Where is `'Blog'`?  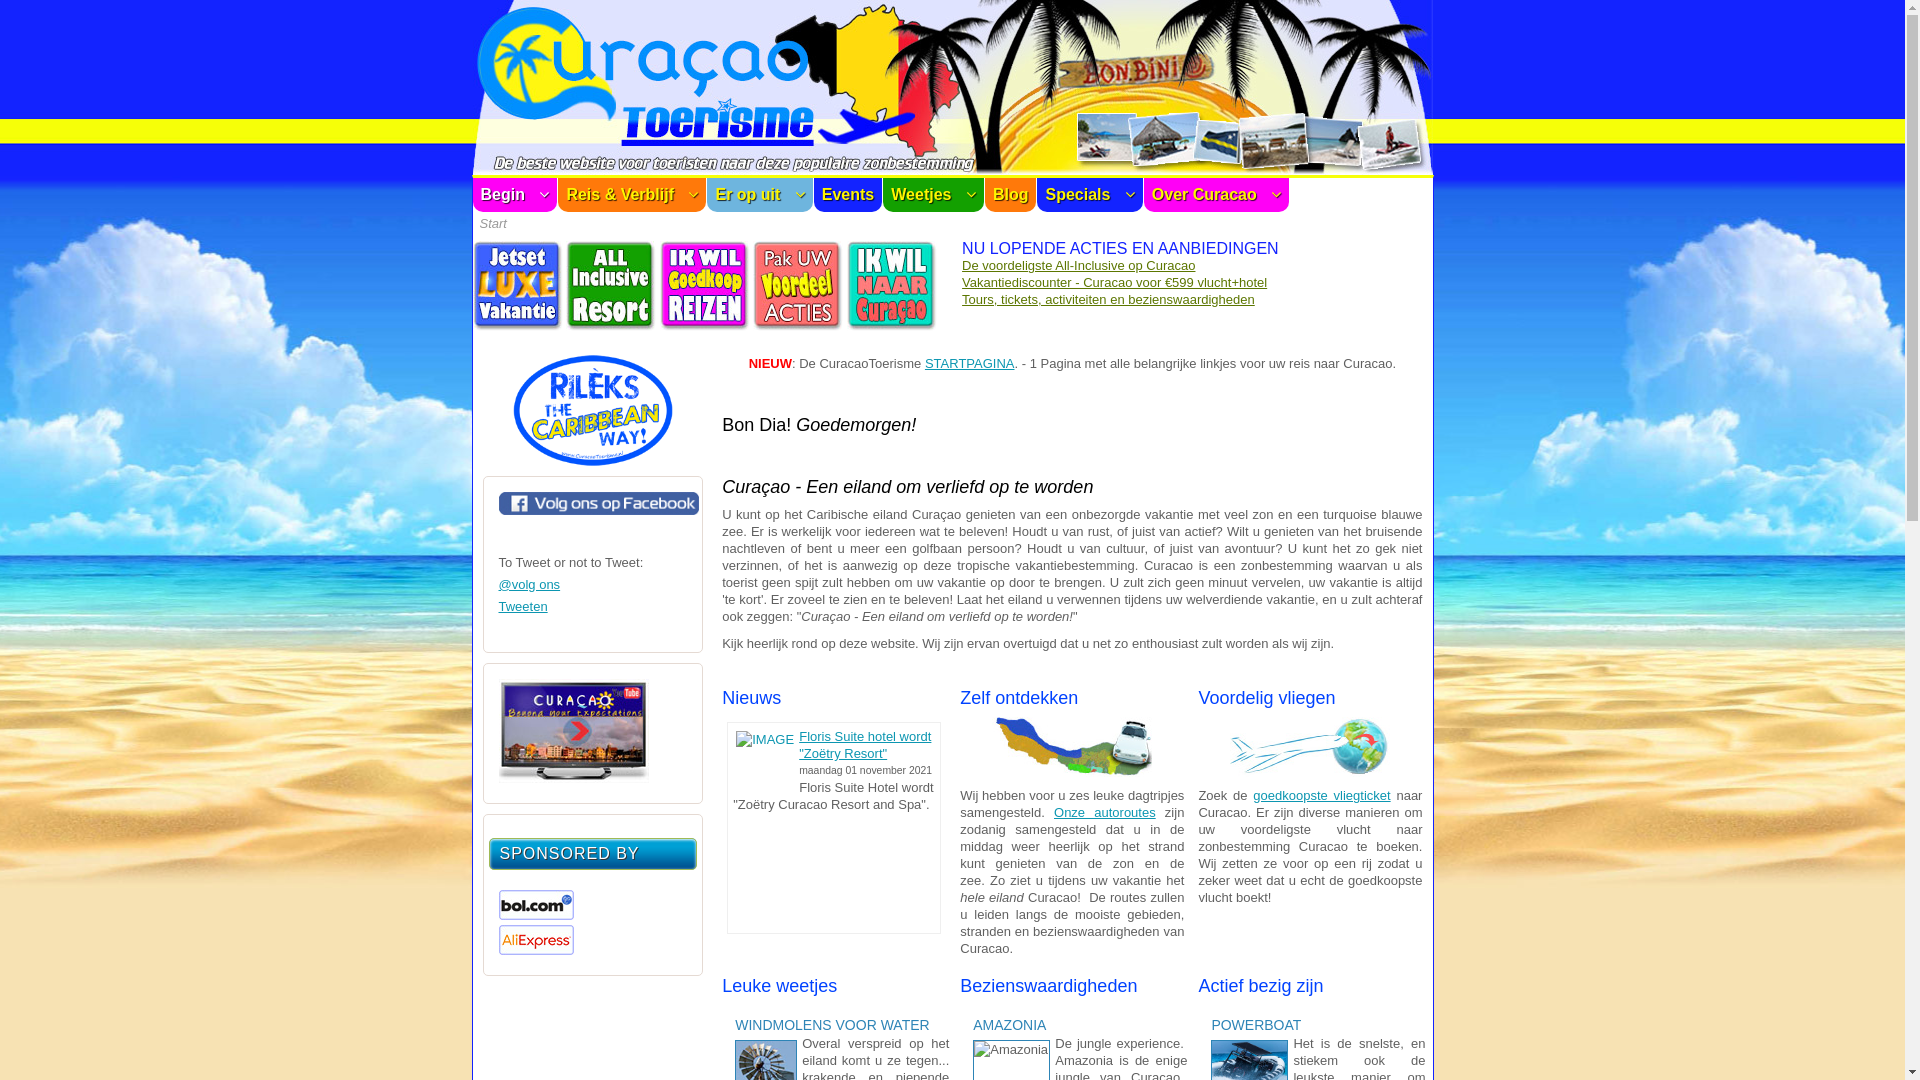 'Blog' is located at coordinates (1011, 195).